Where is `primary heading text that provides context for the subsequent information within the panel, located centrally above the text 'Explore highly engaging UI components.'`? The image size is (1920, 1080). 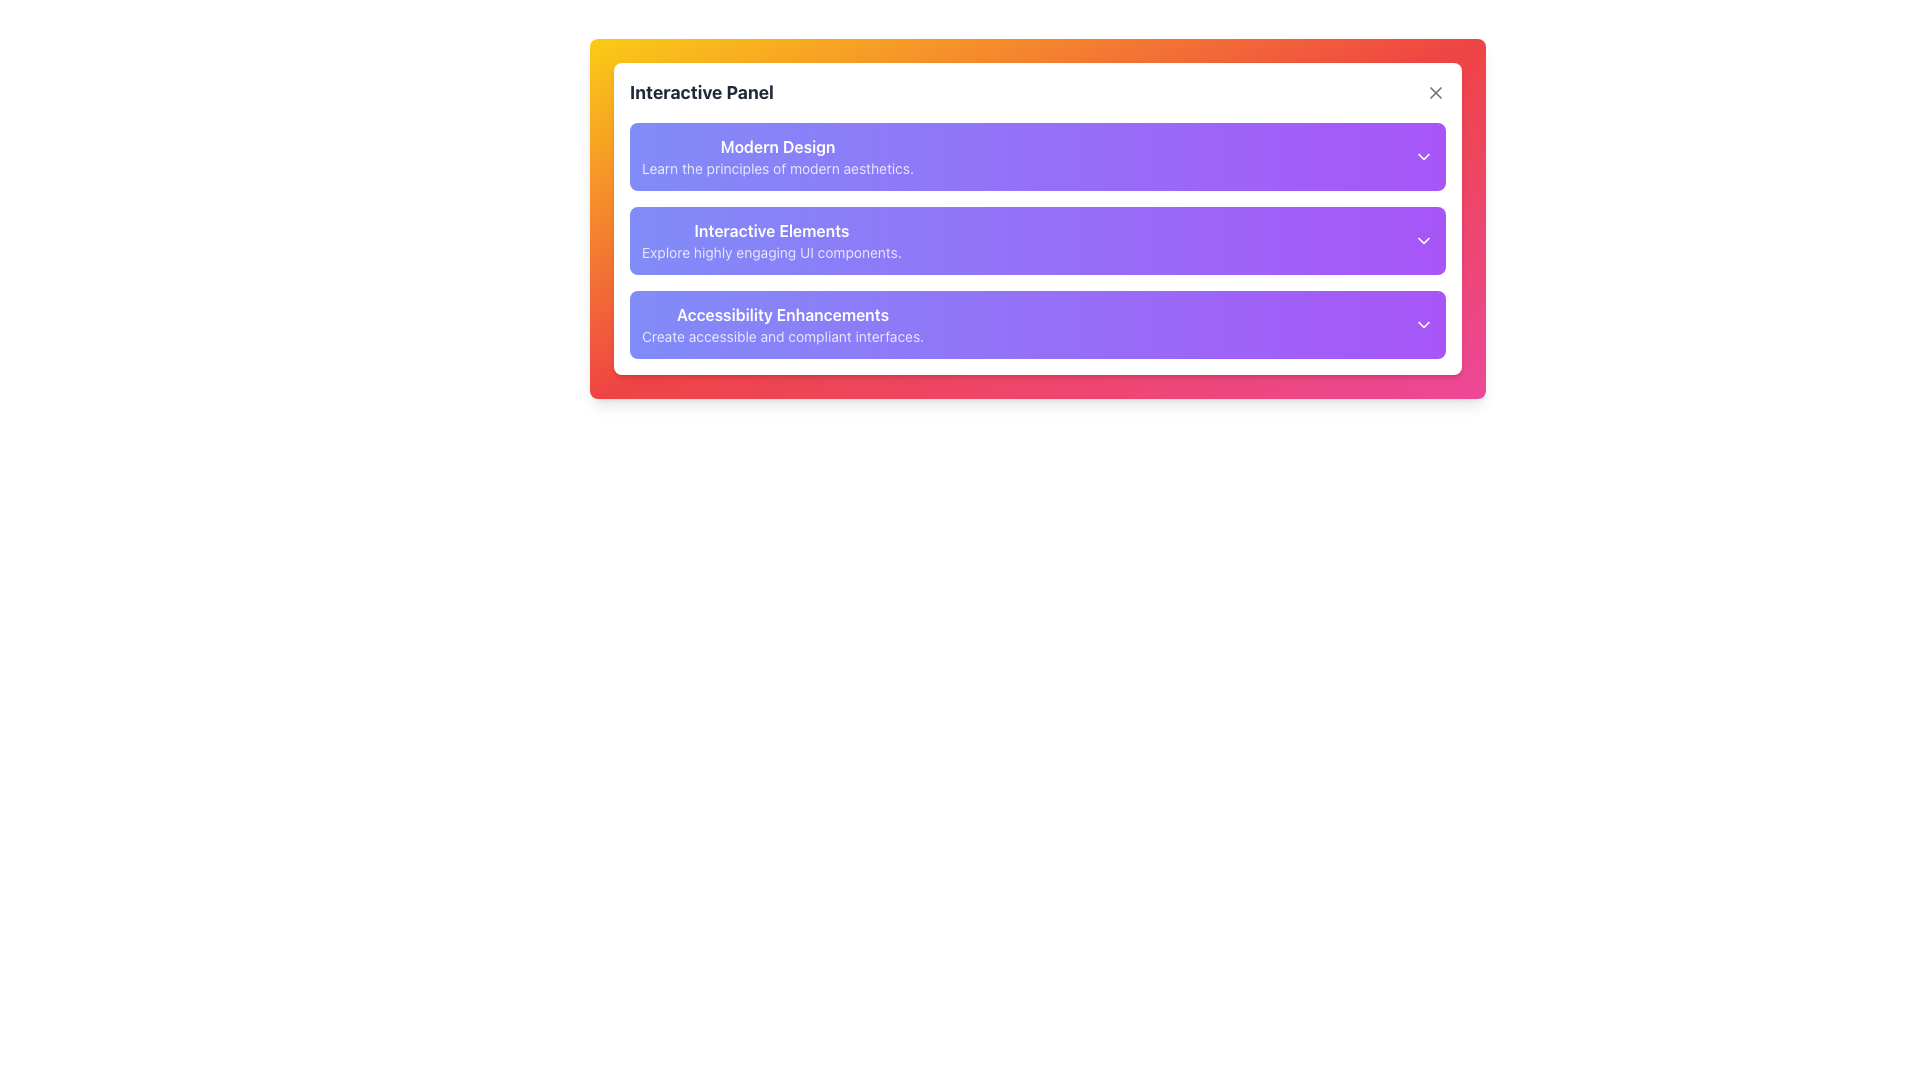
primary heading text that provides context for the subsequent information within the panel, located centrally above the text 'Explore highly engaging UI components.' is located at coordinates (771, 230).